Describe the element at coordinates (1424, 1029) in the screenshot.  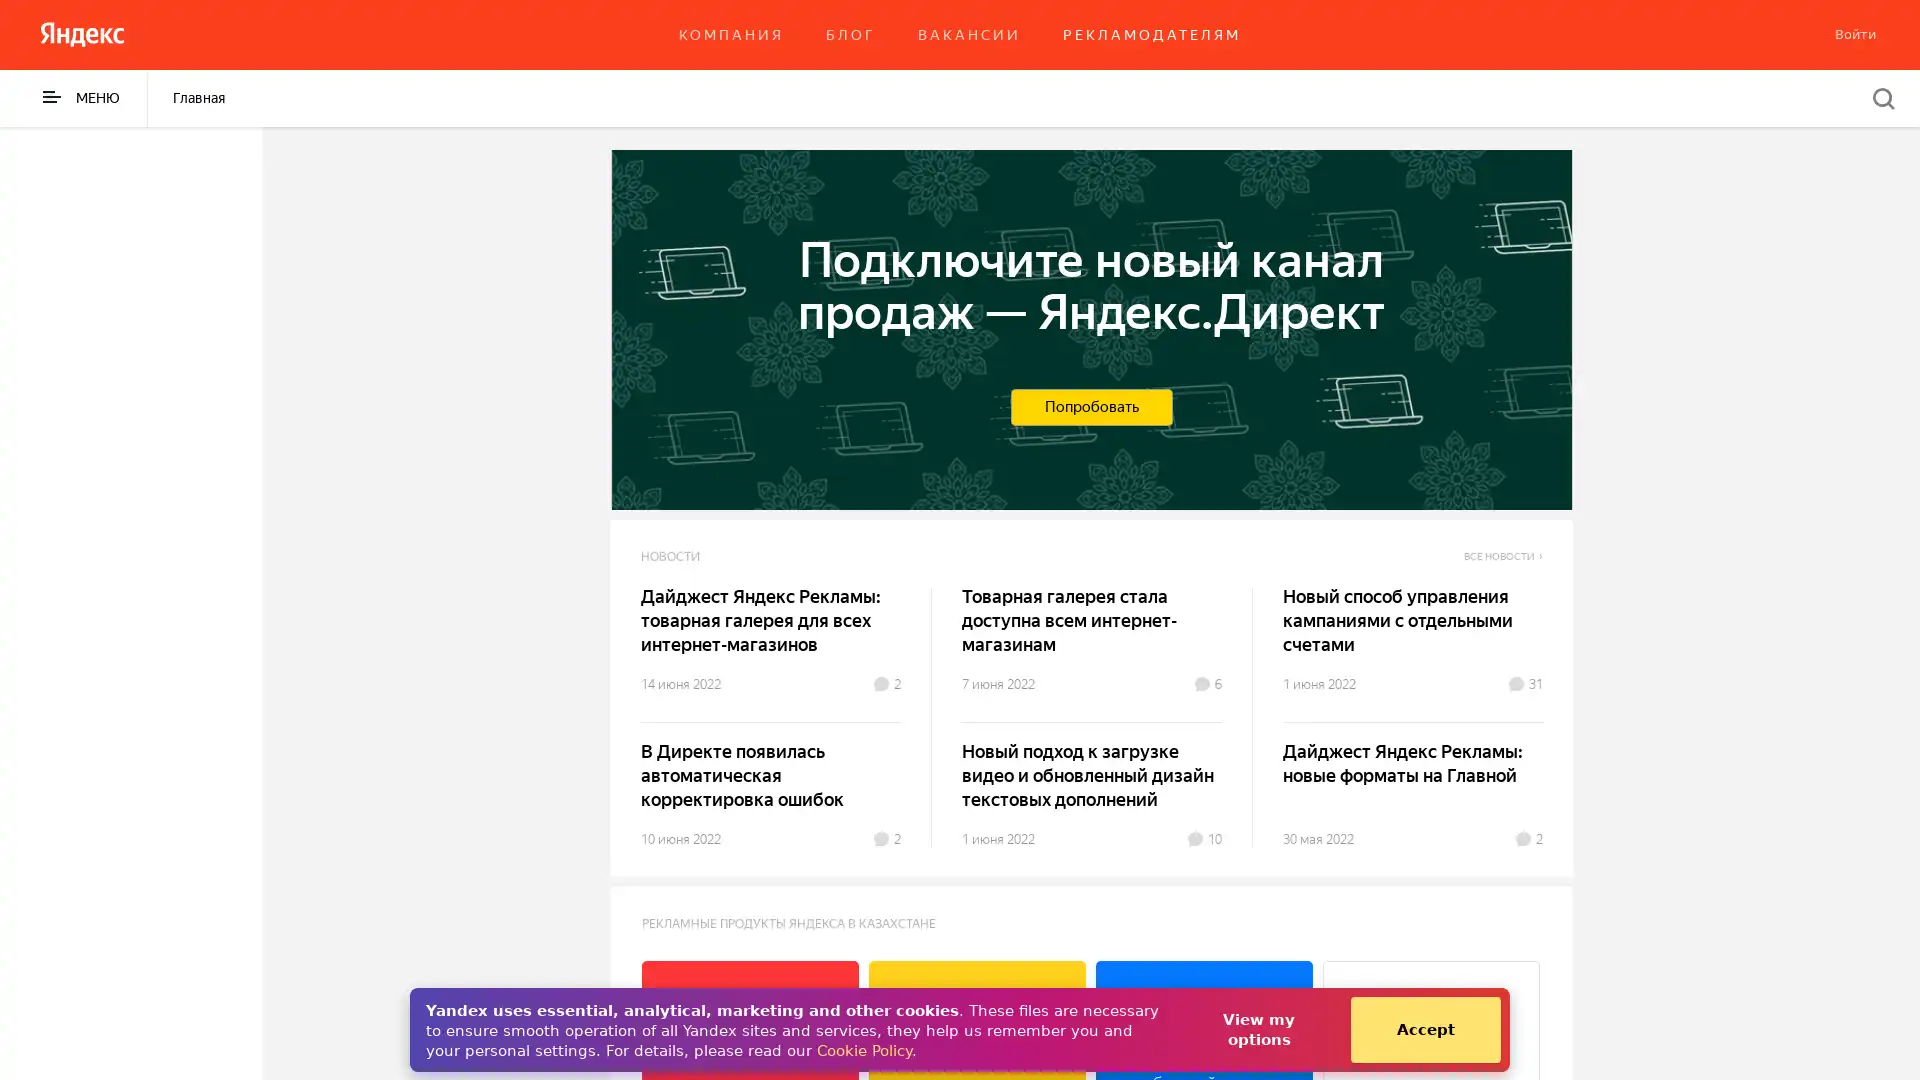
I see `Accept` at that location.